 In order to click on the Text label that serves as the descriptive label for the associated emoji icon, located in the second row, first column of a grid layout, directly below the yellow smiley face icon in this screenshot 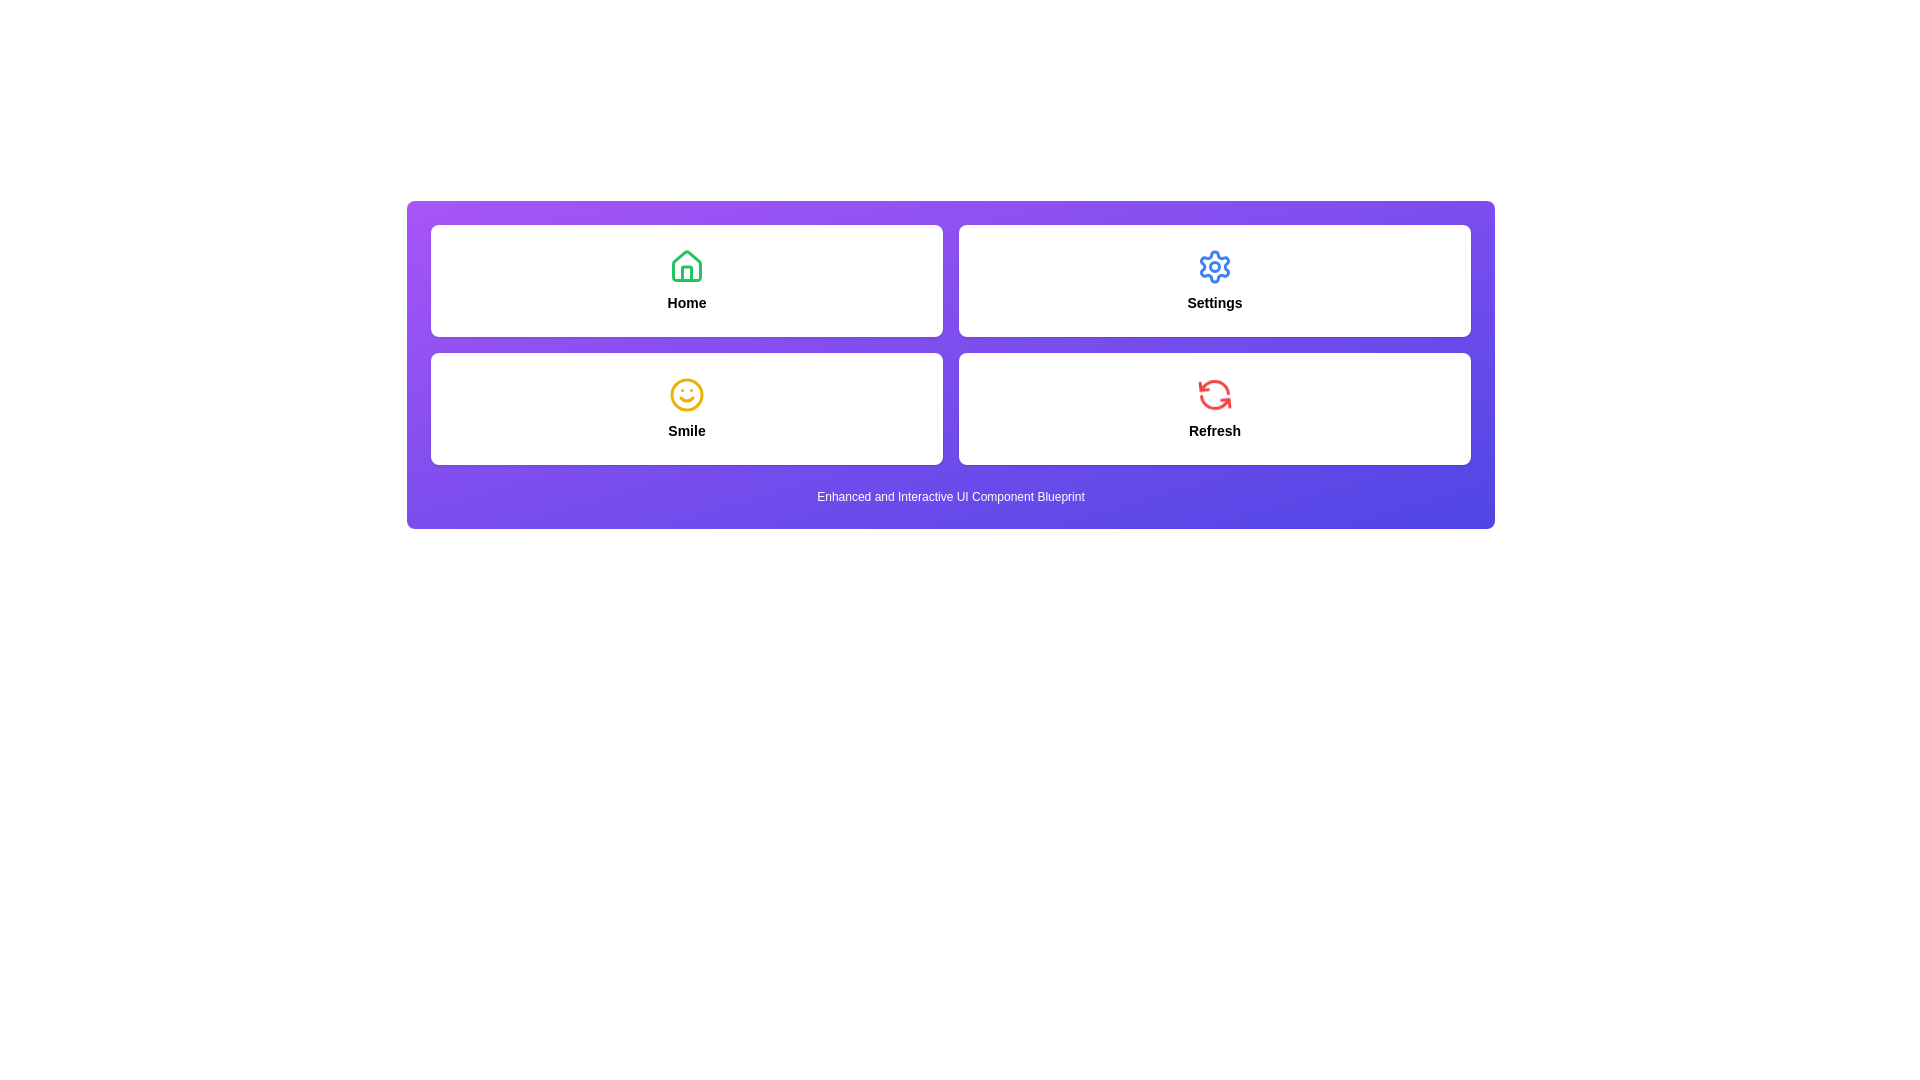, I will do `click(686, 430)`.